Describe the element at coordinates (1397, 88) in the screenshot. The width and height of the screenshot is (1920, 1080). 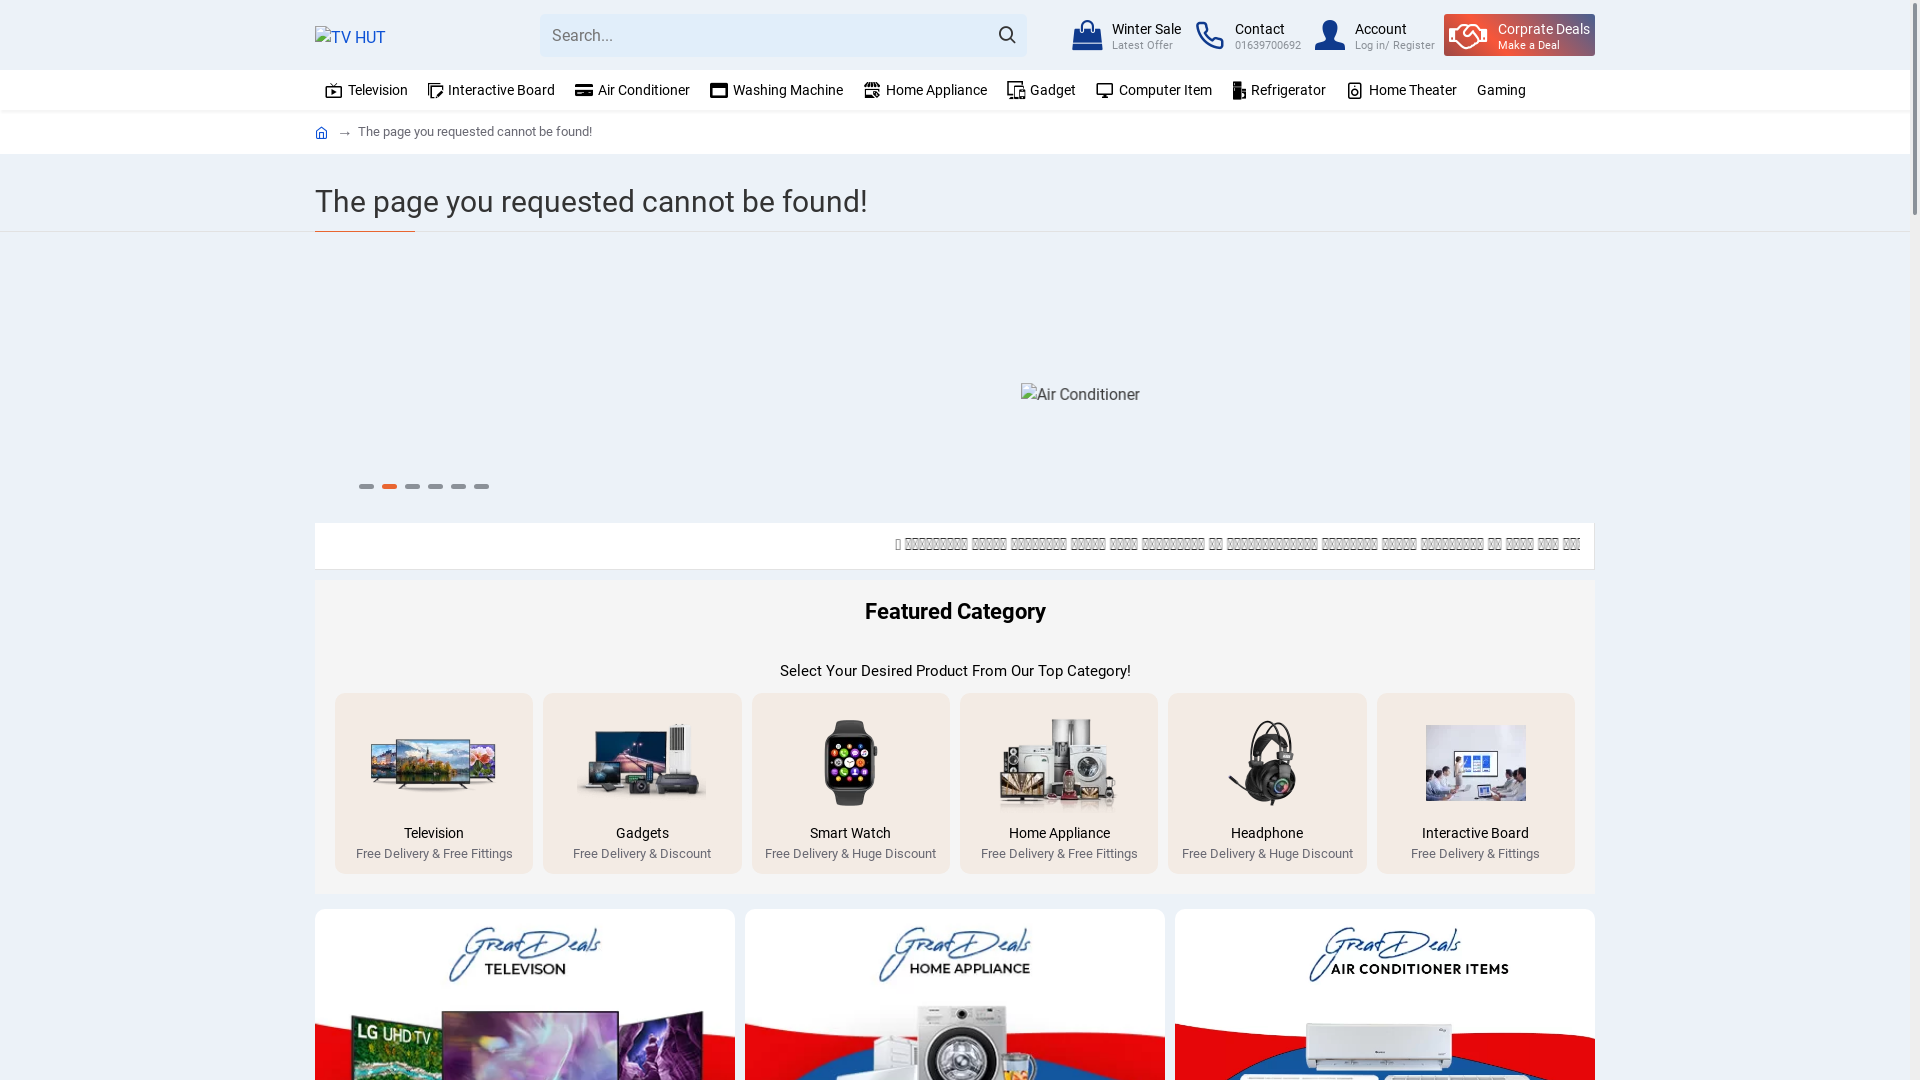
I see `'Home Theater'` at that location.